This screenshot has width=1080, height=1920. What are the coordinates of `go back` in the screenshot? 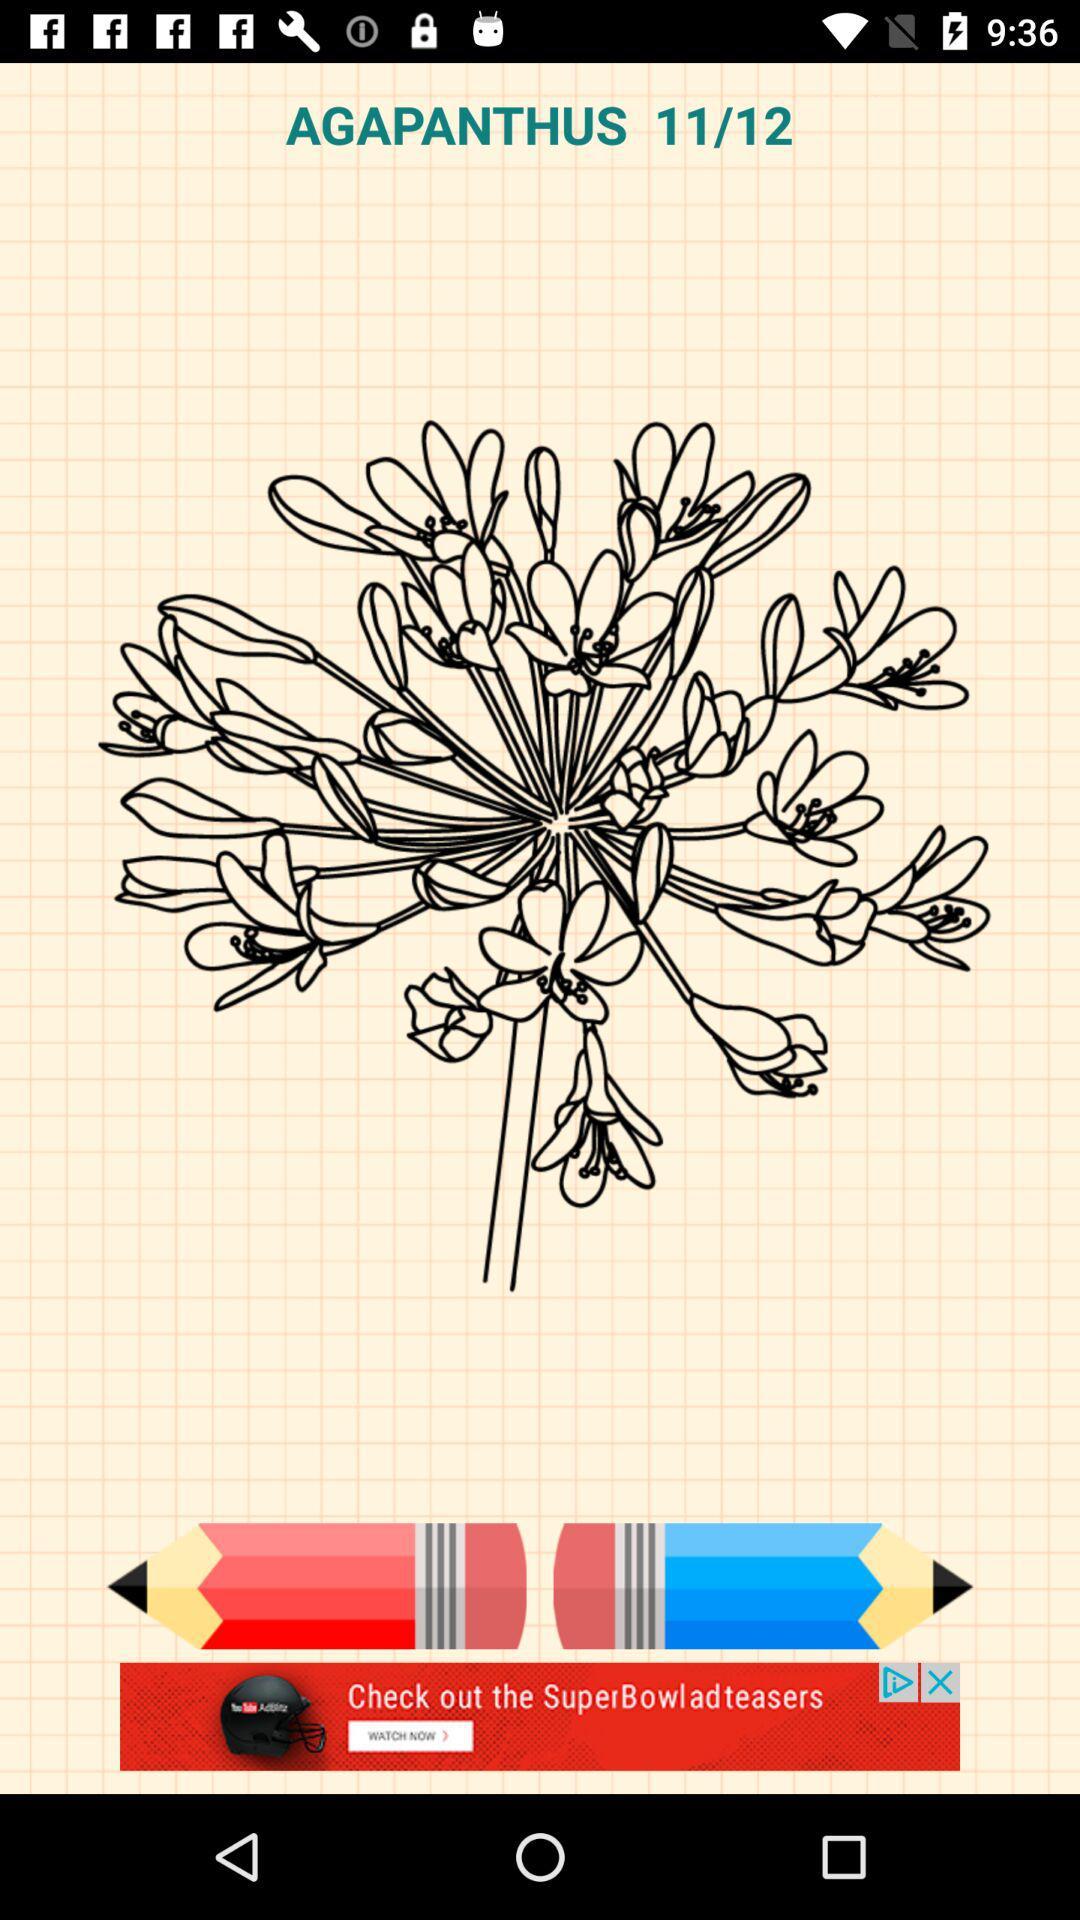 It's located at (315, 1585).